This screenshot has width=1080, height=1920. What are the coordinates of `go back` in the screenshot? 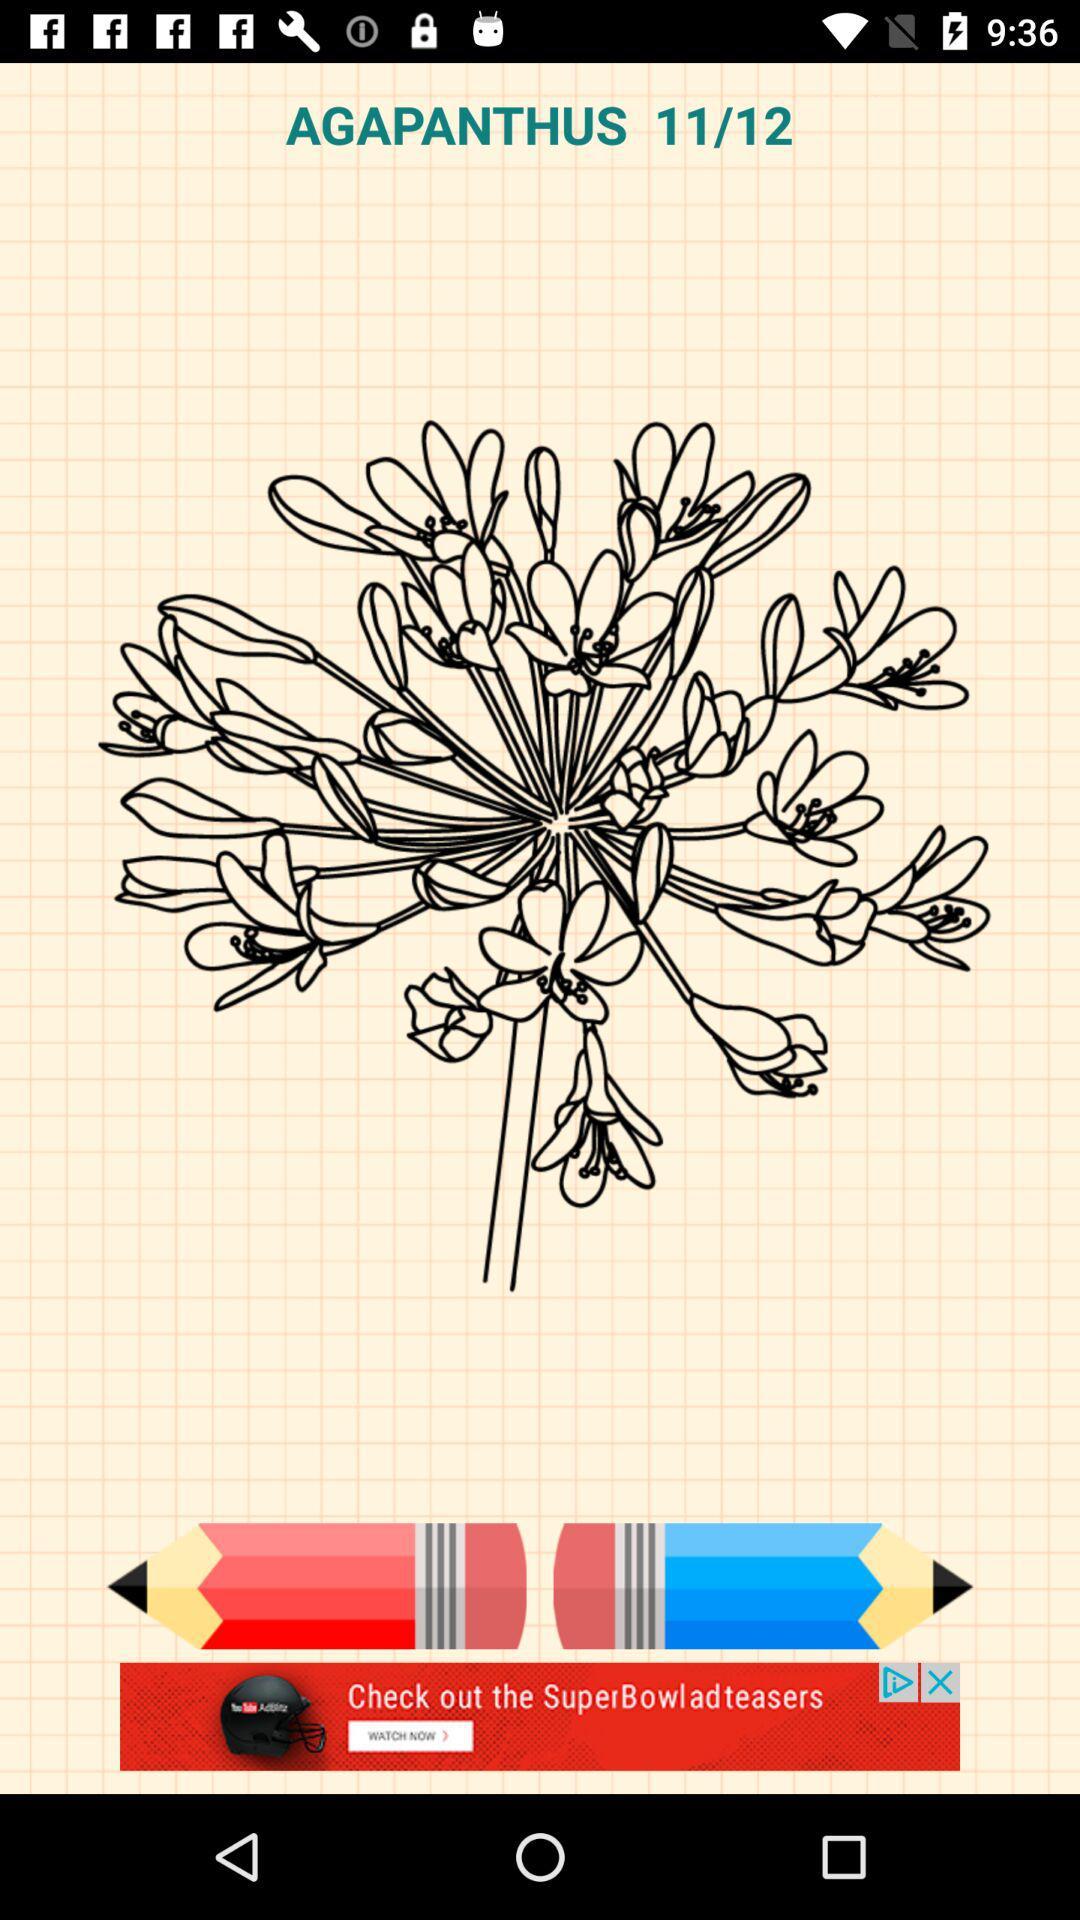 It's located at (315, 1585).